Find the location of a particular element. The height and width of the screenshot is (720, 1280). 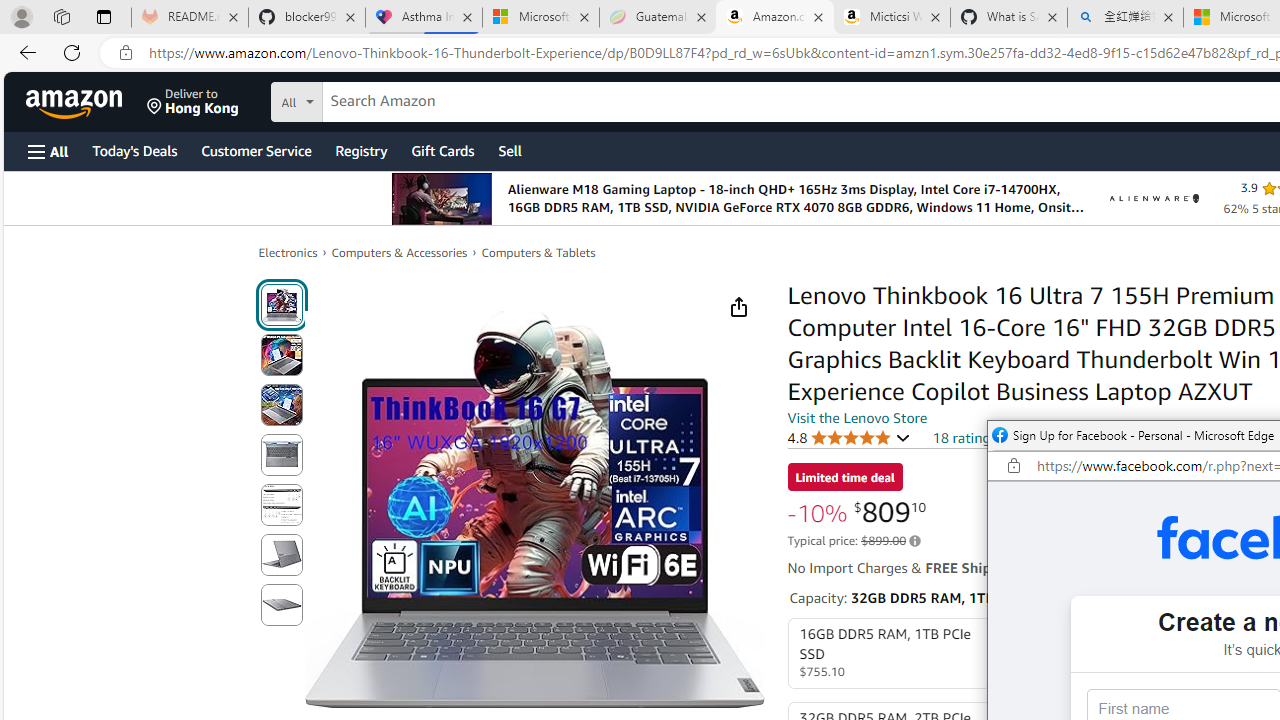

'Computers & Accessories' is located at coordinates (400, 252).